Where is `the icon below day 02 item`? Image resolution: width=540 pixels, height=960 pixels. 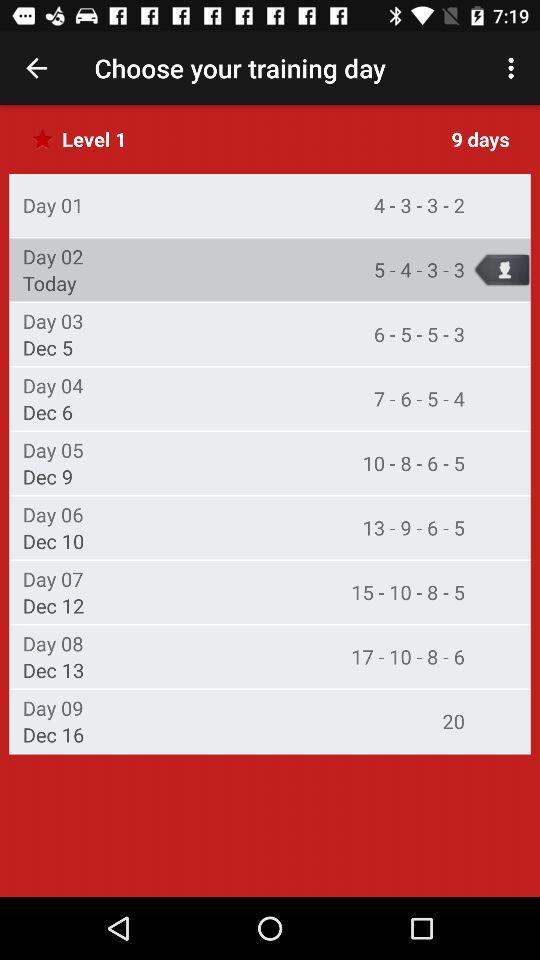
the icon below day 02 item is located at coordinates (49, 282).